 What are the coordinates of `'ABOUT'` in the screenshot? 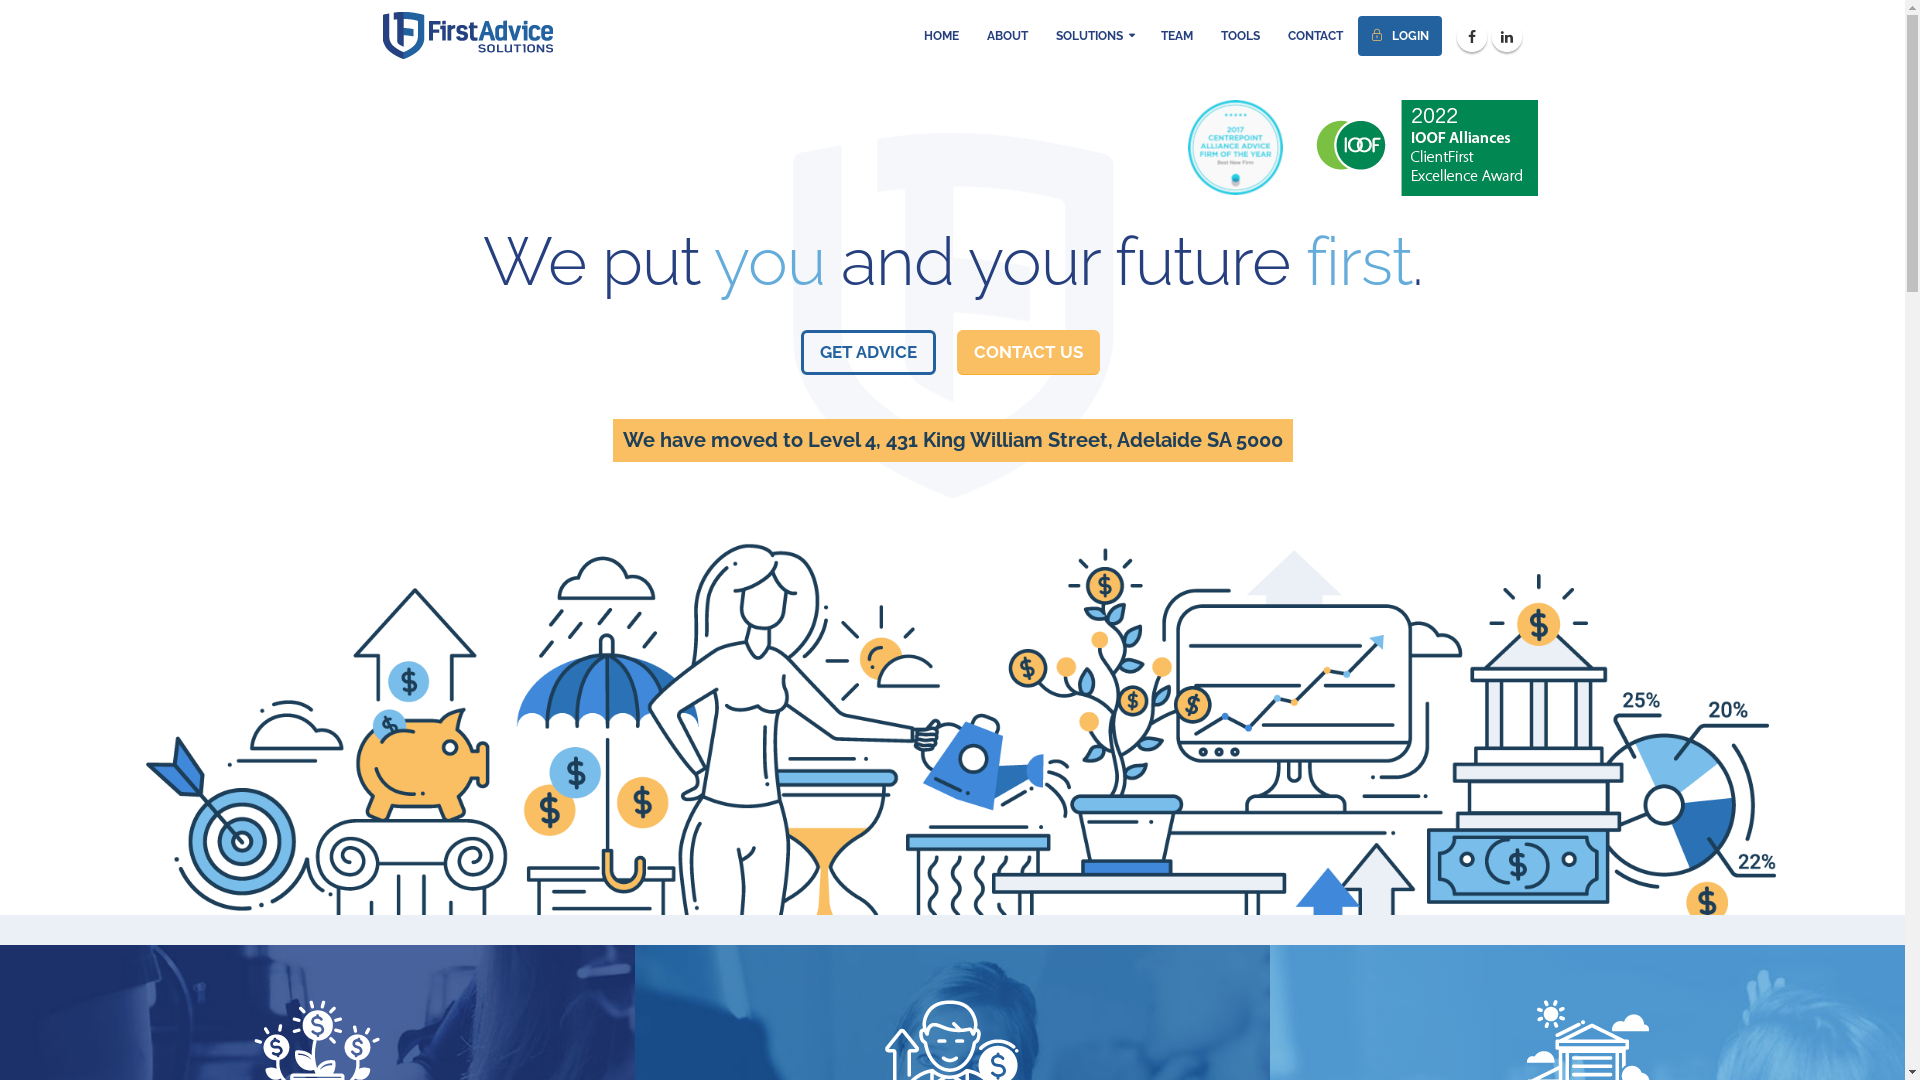 It's located at (1007, 35).